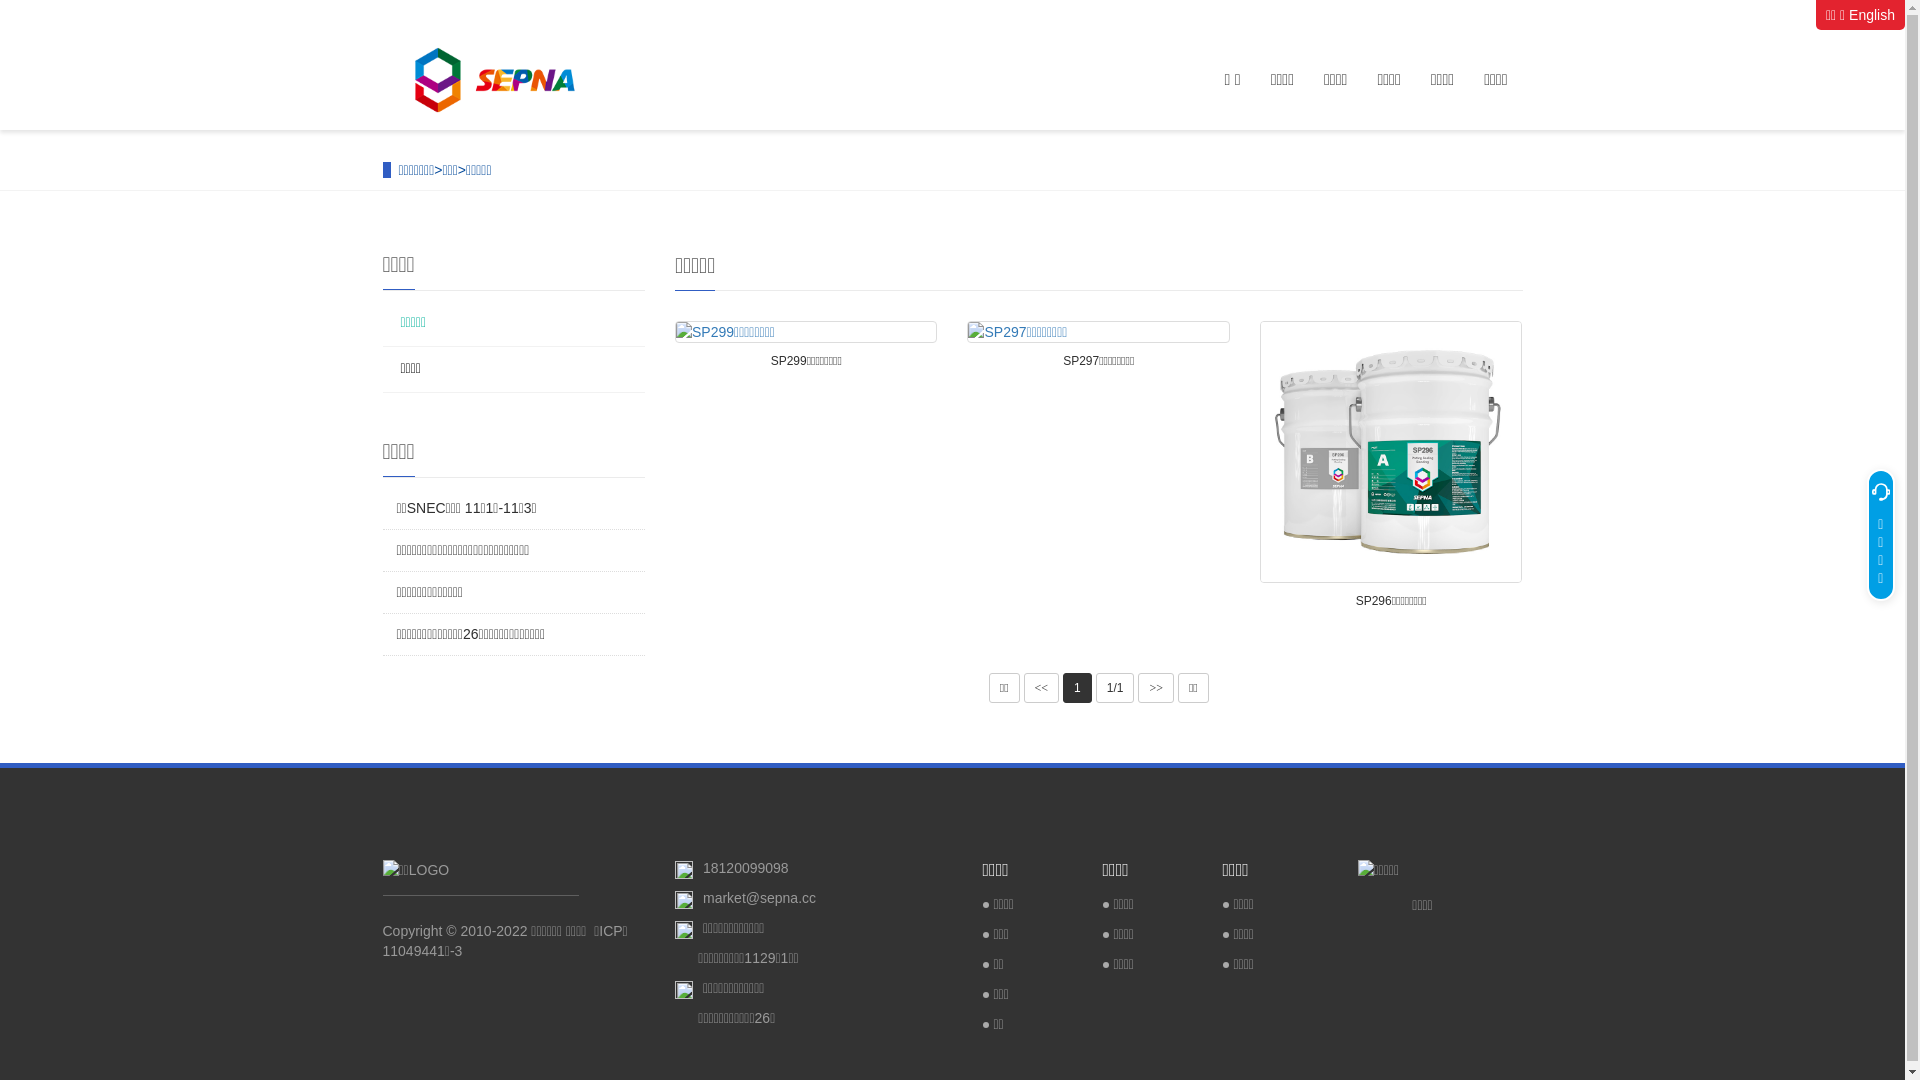 The image size is (1920, 1080). I want to click on '1/1', so click(1114, 686).